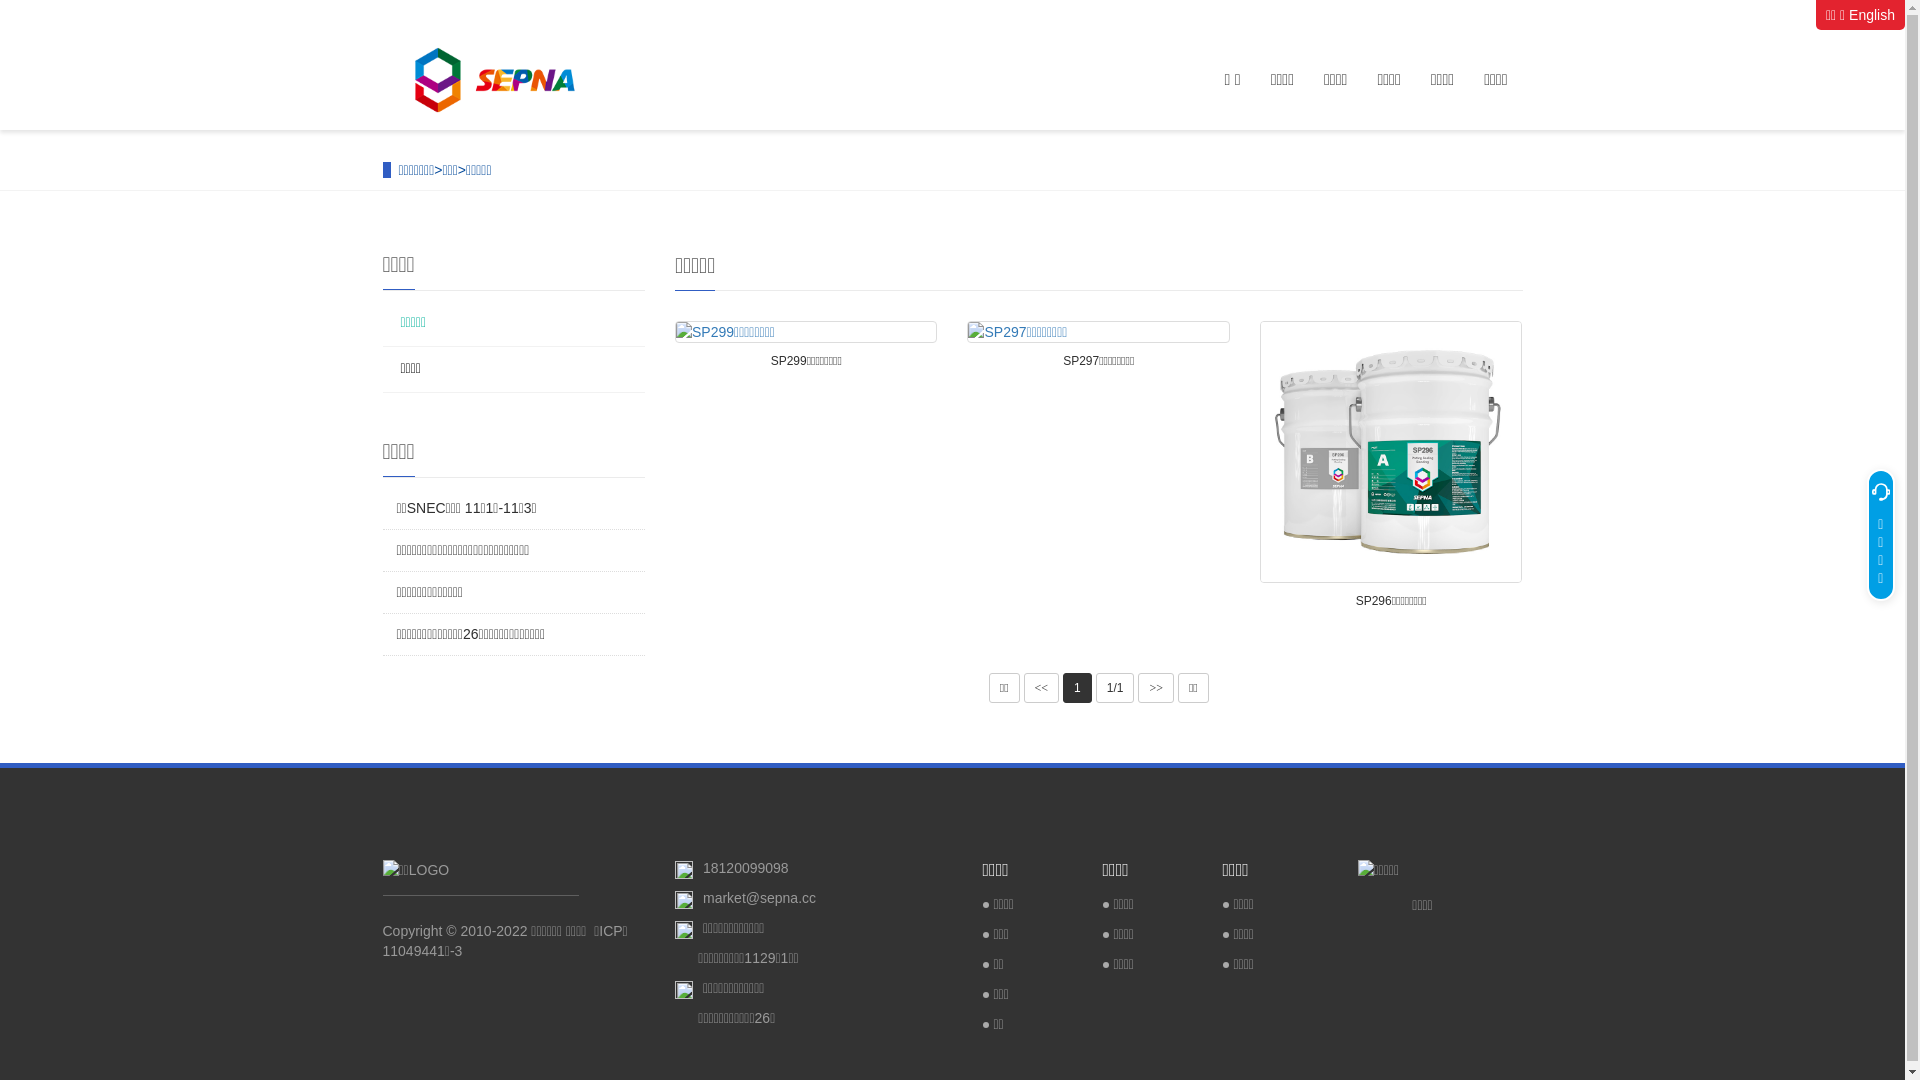 The image size is (1920, 1080). I want to click on '1/1', so click(1114, 686).